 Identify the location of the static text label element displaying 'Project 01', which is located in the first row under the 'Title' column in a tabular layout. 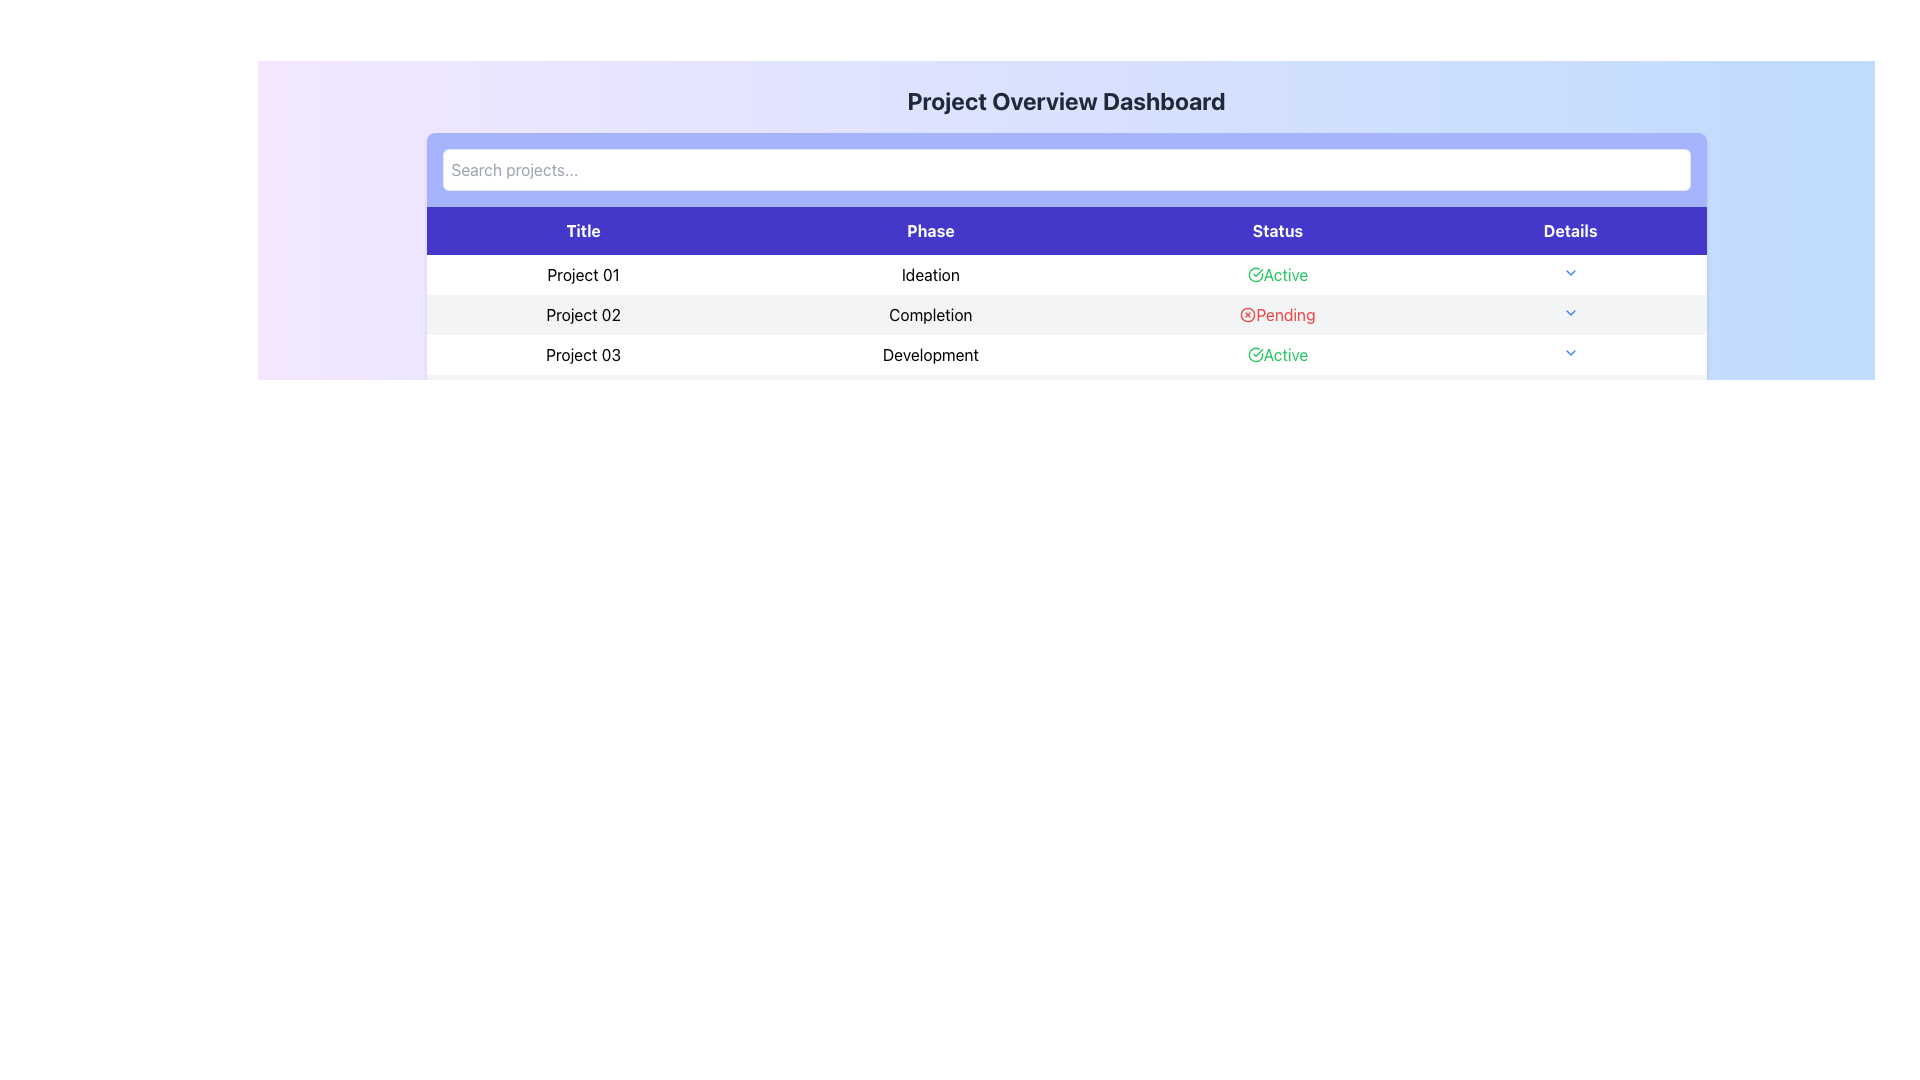
(582, 274).